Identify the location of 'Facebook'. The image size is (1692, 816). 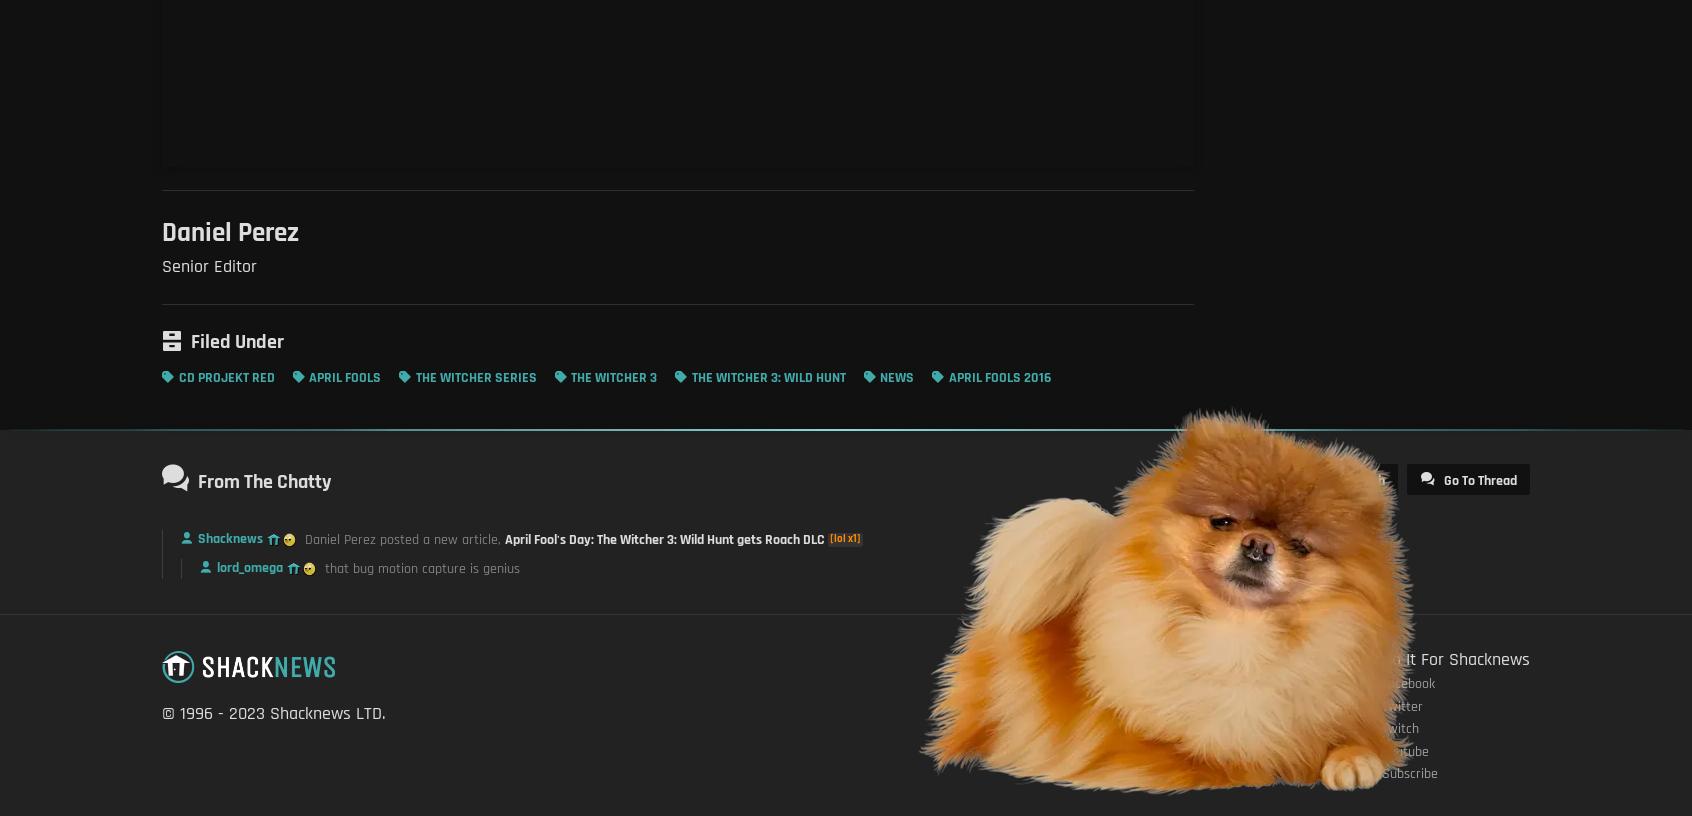
(1408, 682).